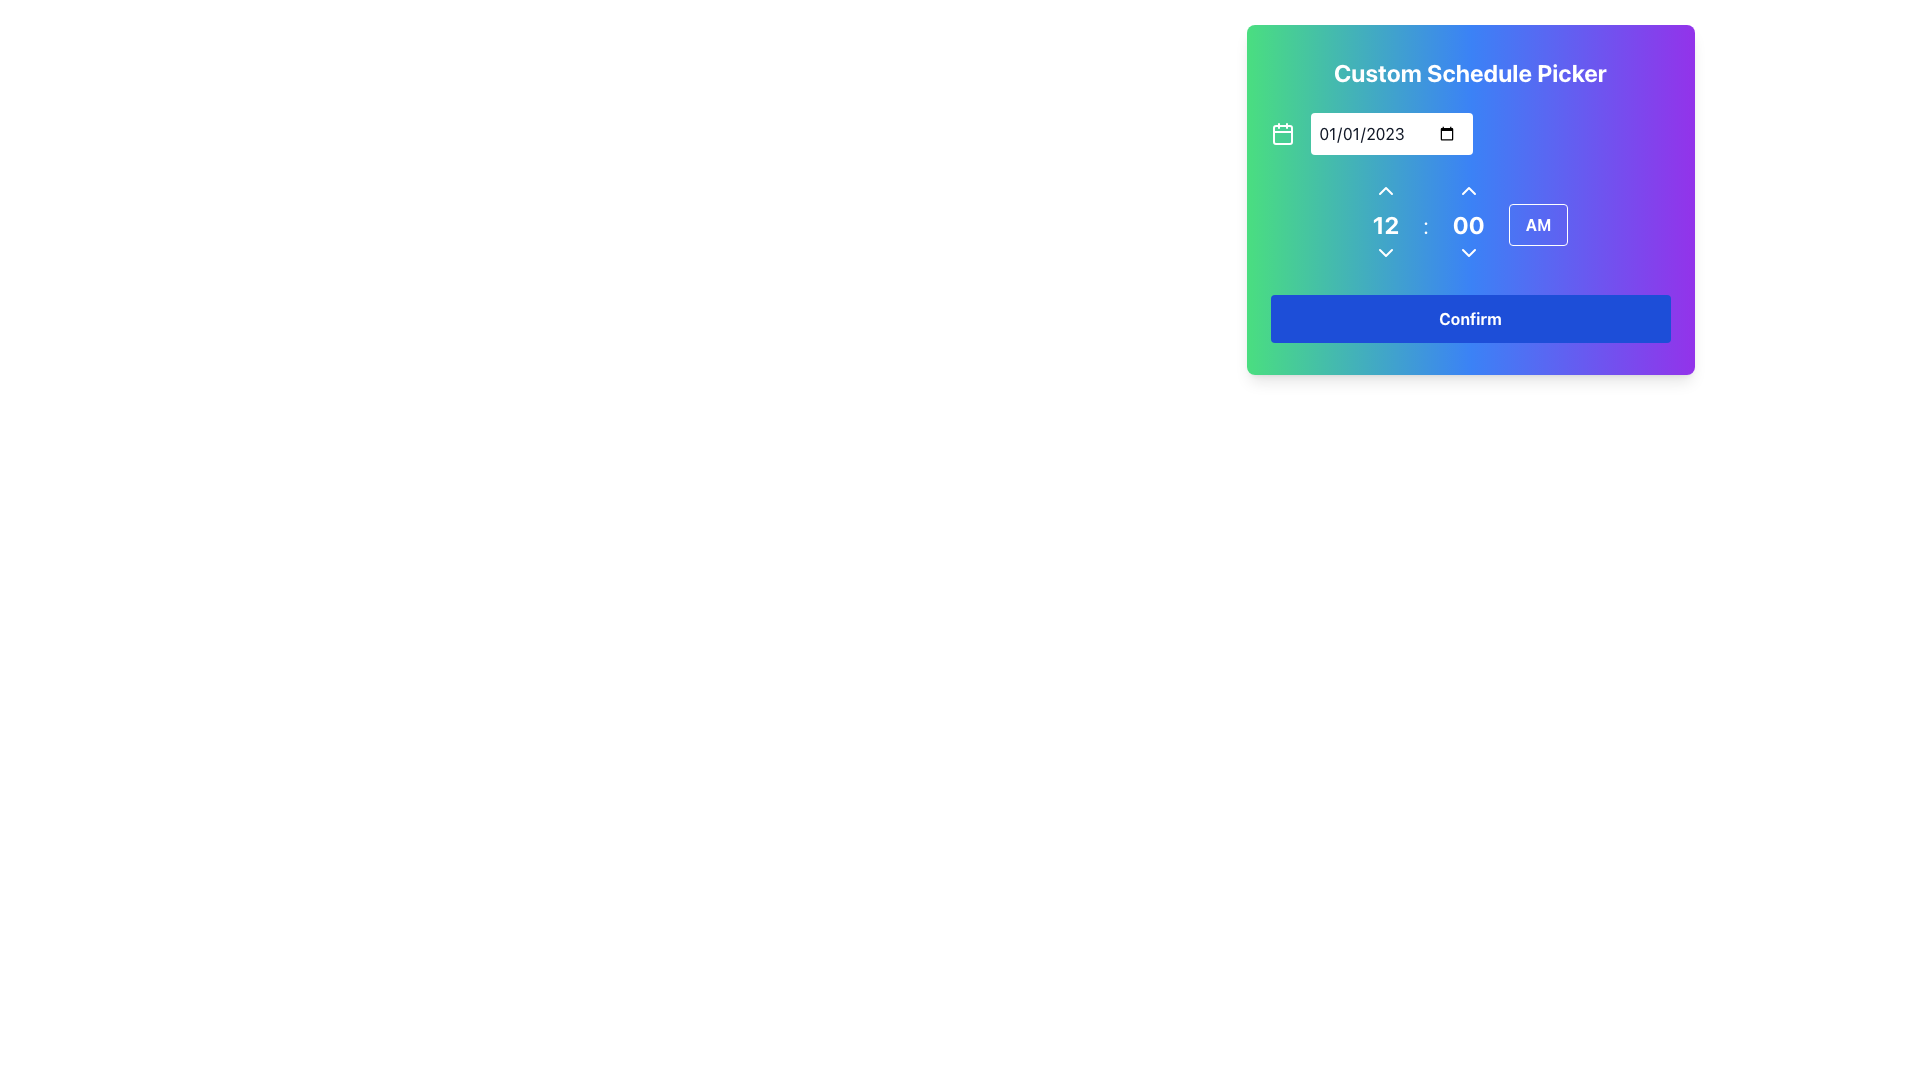  I want to click on the static text display for the hour value in the time picker interface, located between the upward and downward arrow symbols, so click(1385, 224).